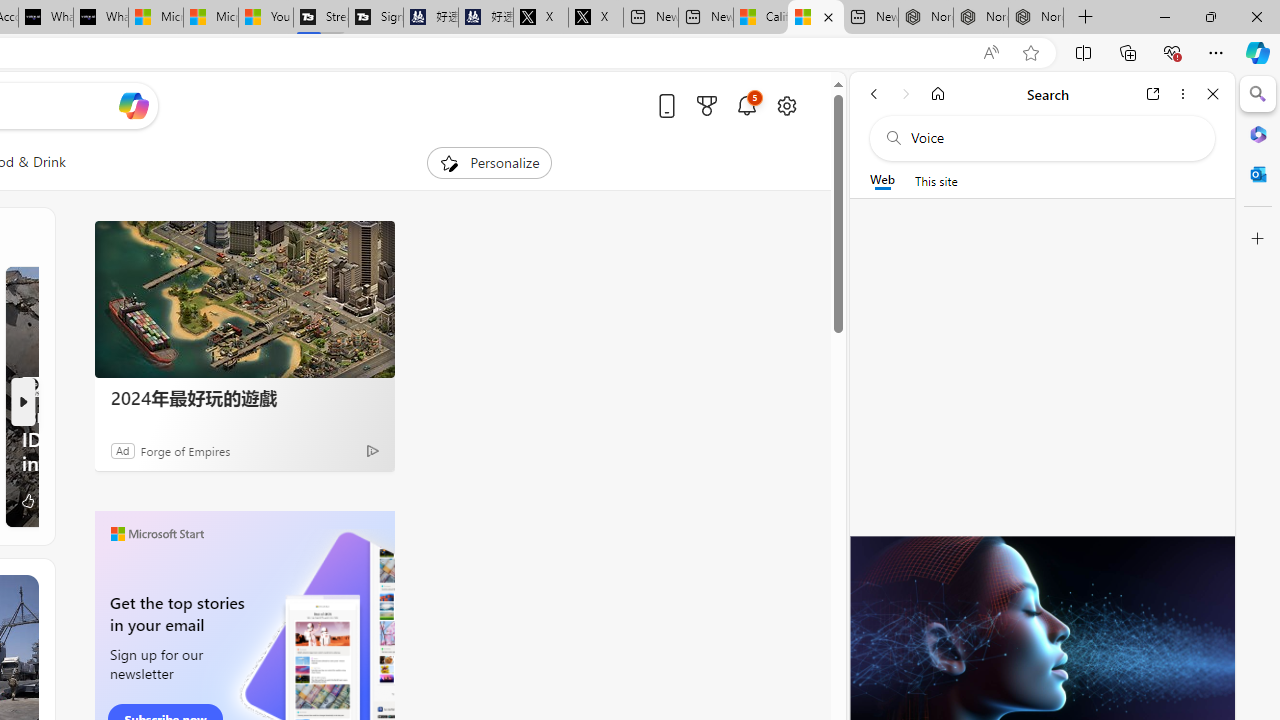  Describe the element at coordinates (488, 162) in the screenshot. I see `'Personalize'` at that location.